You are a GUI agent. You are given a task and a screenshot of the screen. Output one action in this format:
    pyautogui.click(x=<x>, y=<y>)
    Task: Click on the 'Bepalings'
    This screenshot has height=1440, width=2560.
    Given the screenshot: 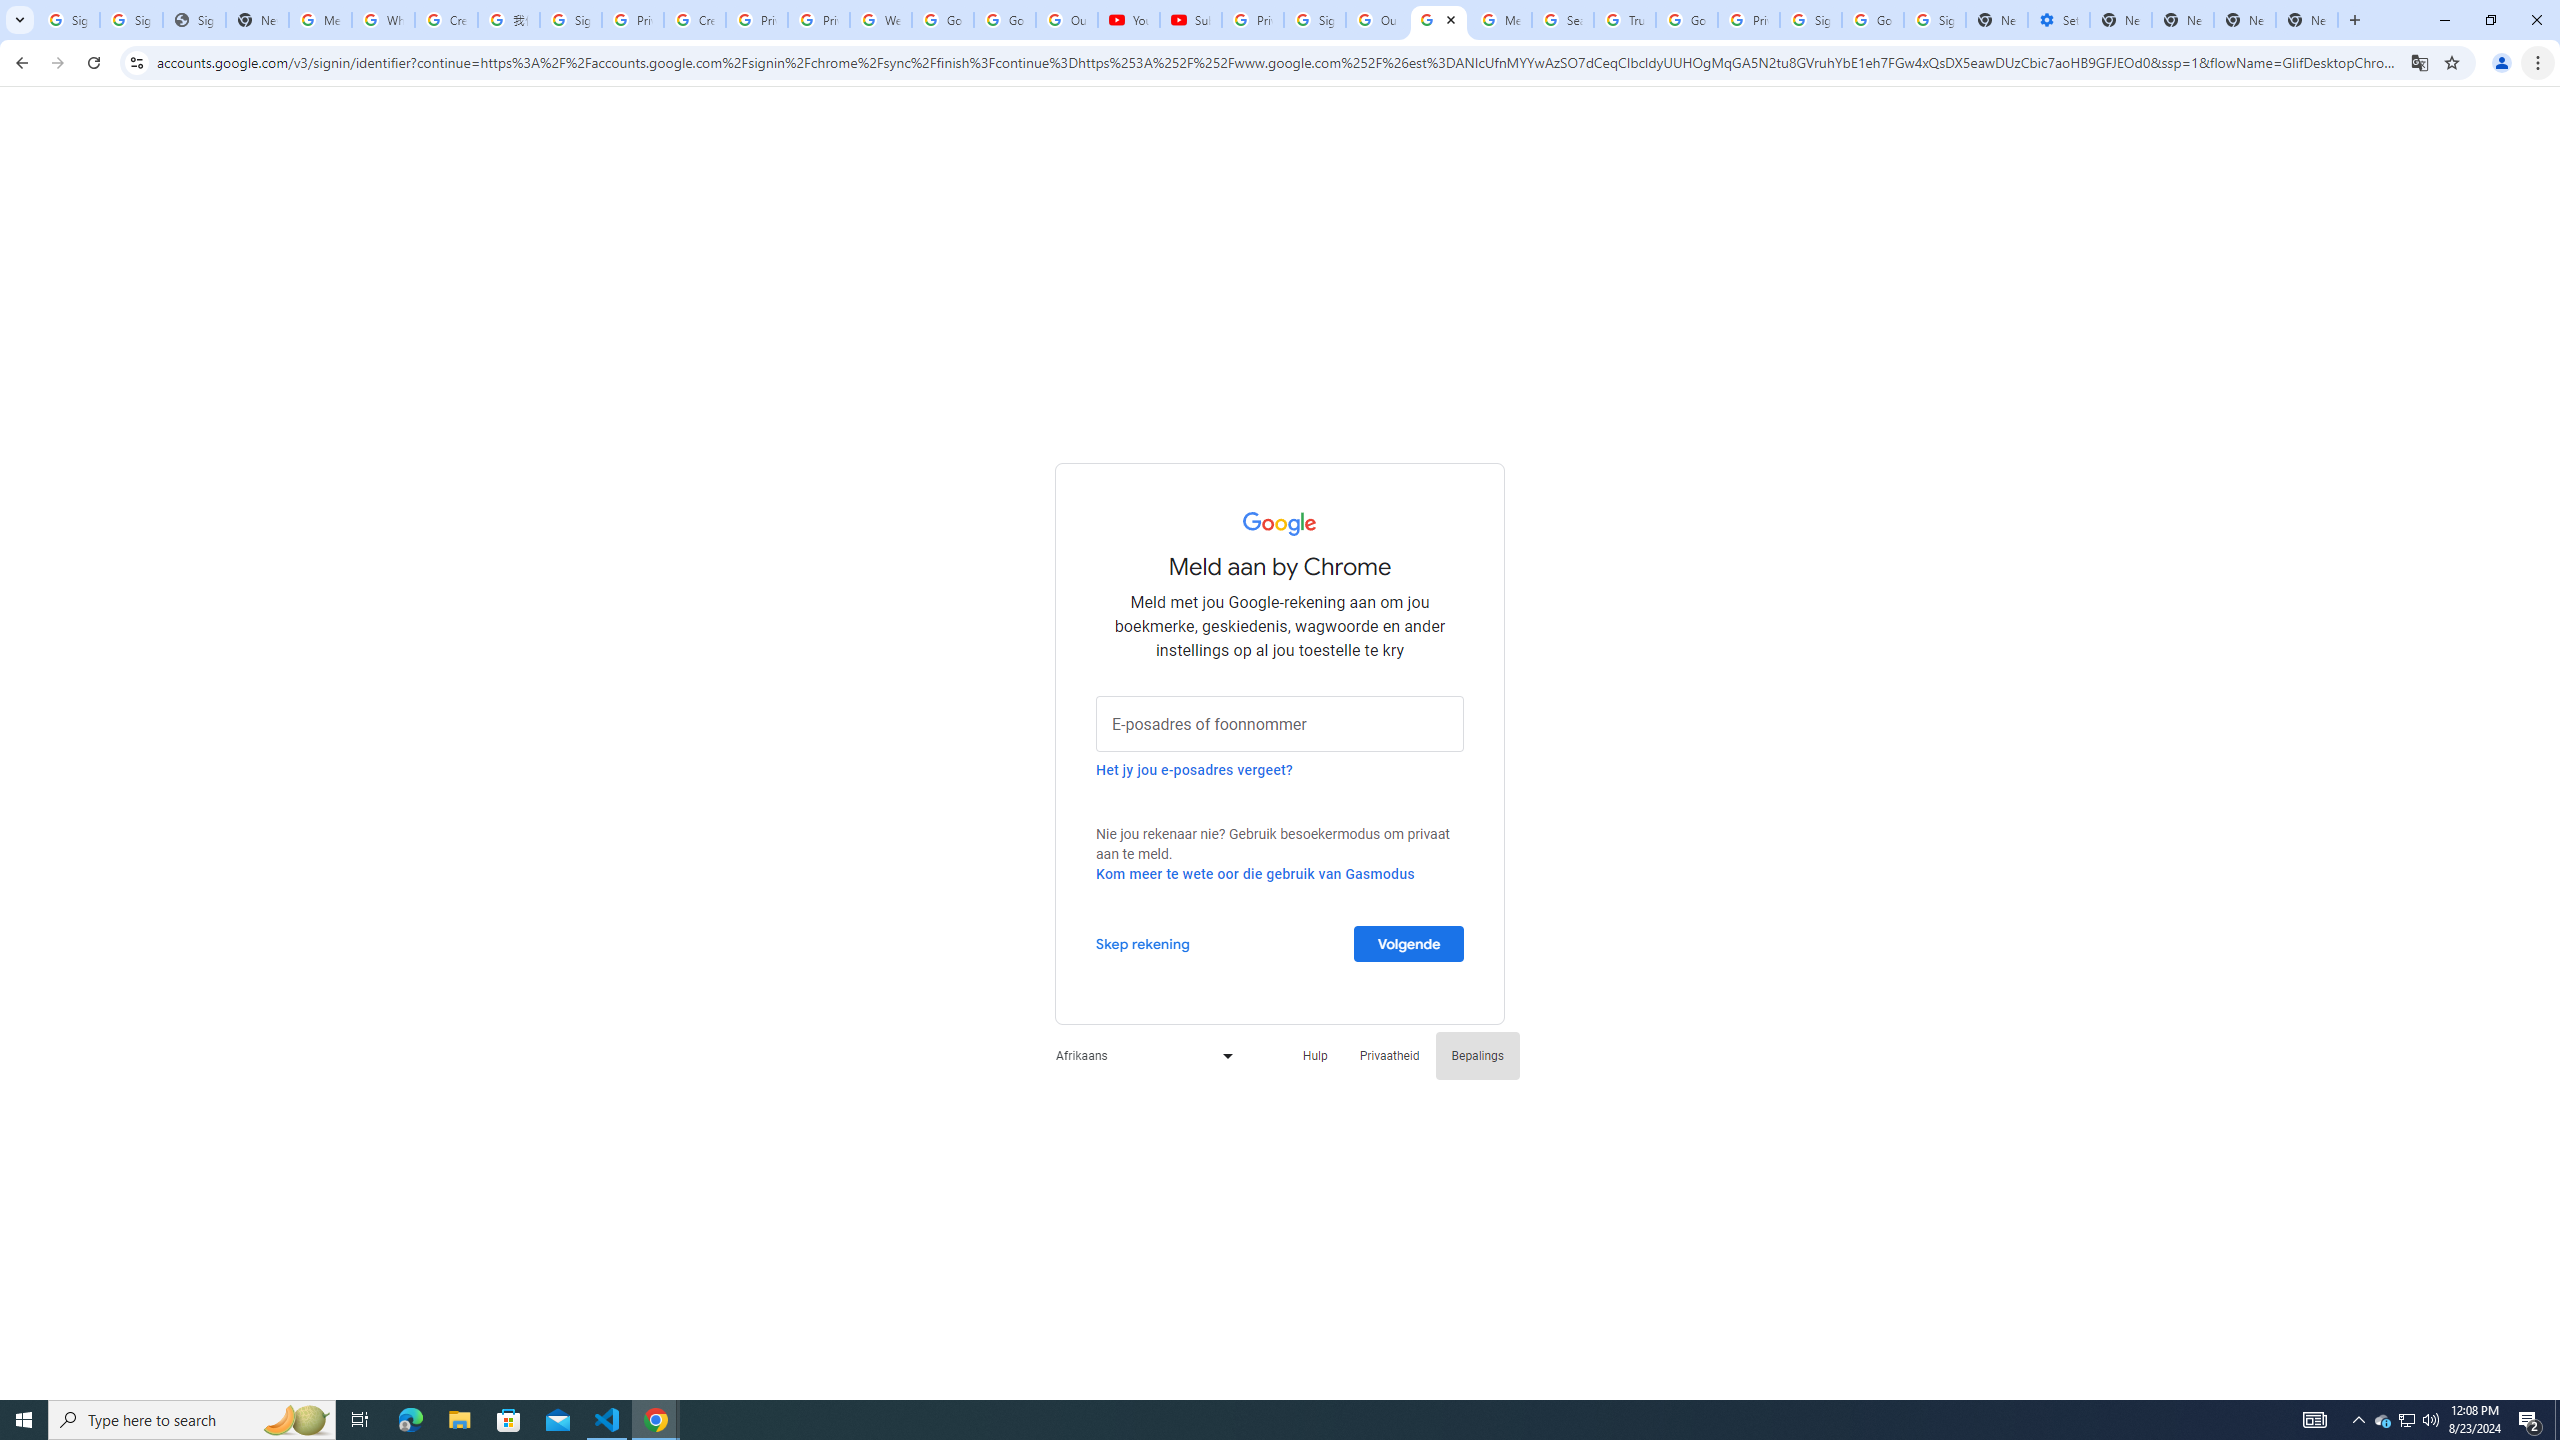 What is the action you would take?
    pyautogui.click(x=1477, y=1054)
    